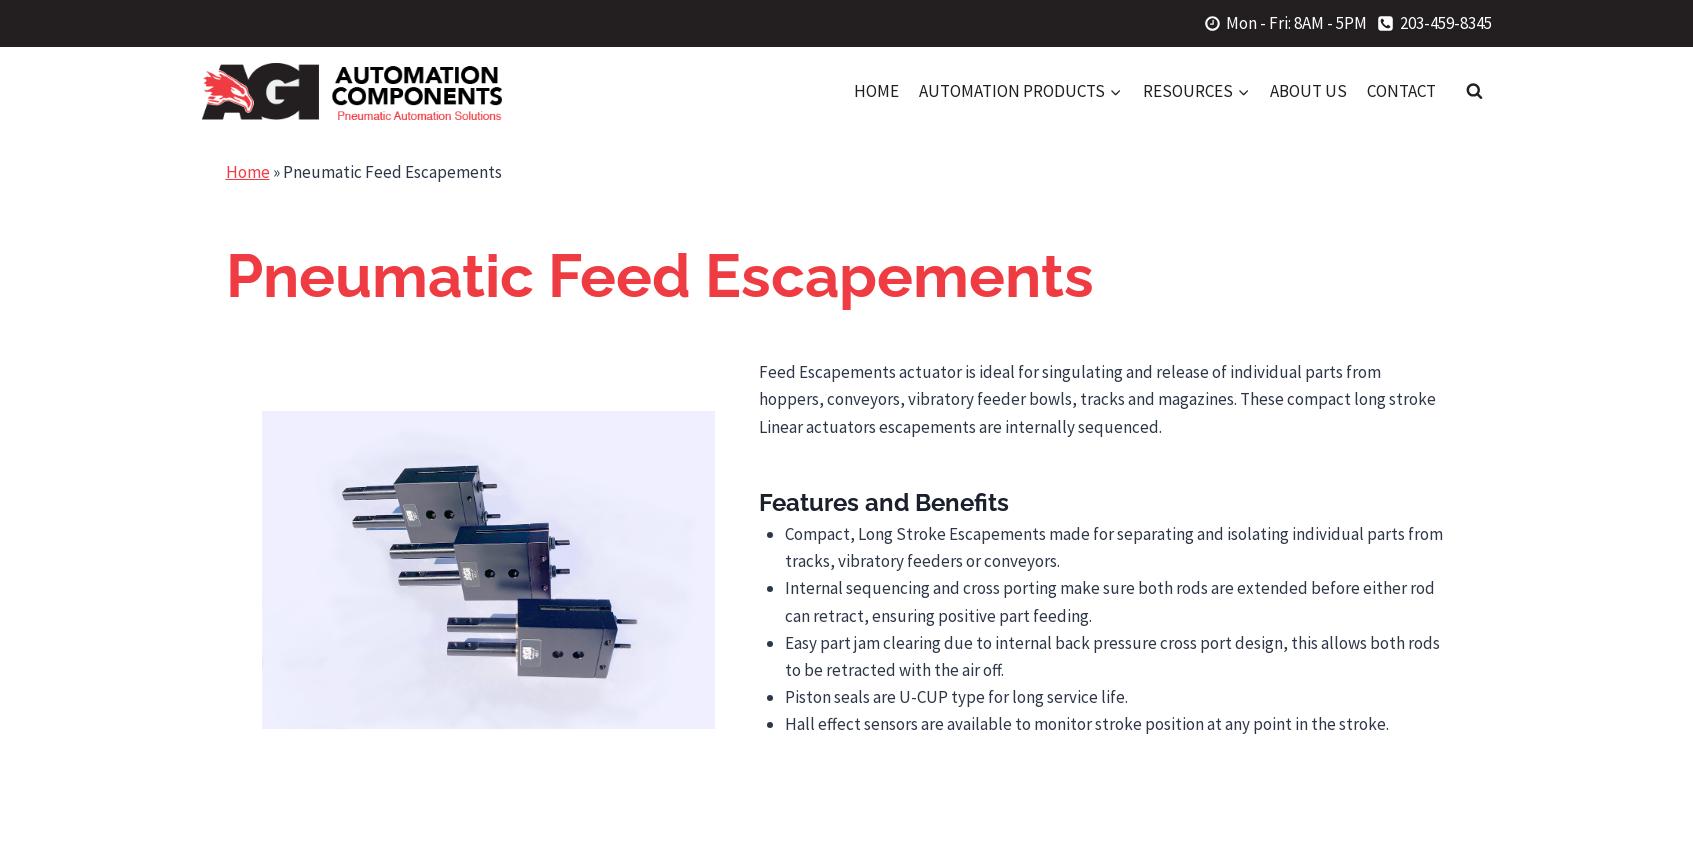  What do you see at coordinates (1085, 724) in the screenshot?
I see `'Hall effect sensors are available to monitor stroke position at any point in the stroke.'` at bounding box center [1085, 724].